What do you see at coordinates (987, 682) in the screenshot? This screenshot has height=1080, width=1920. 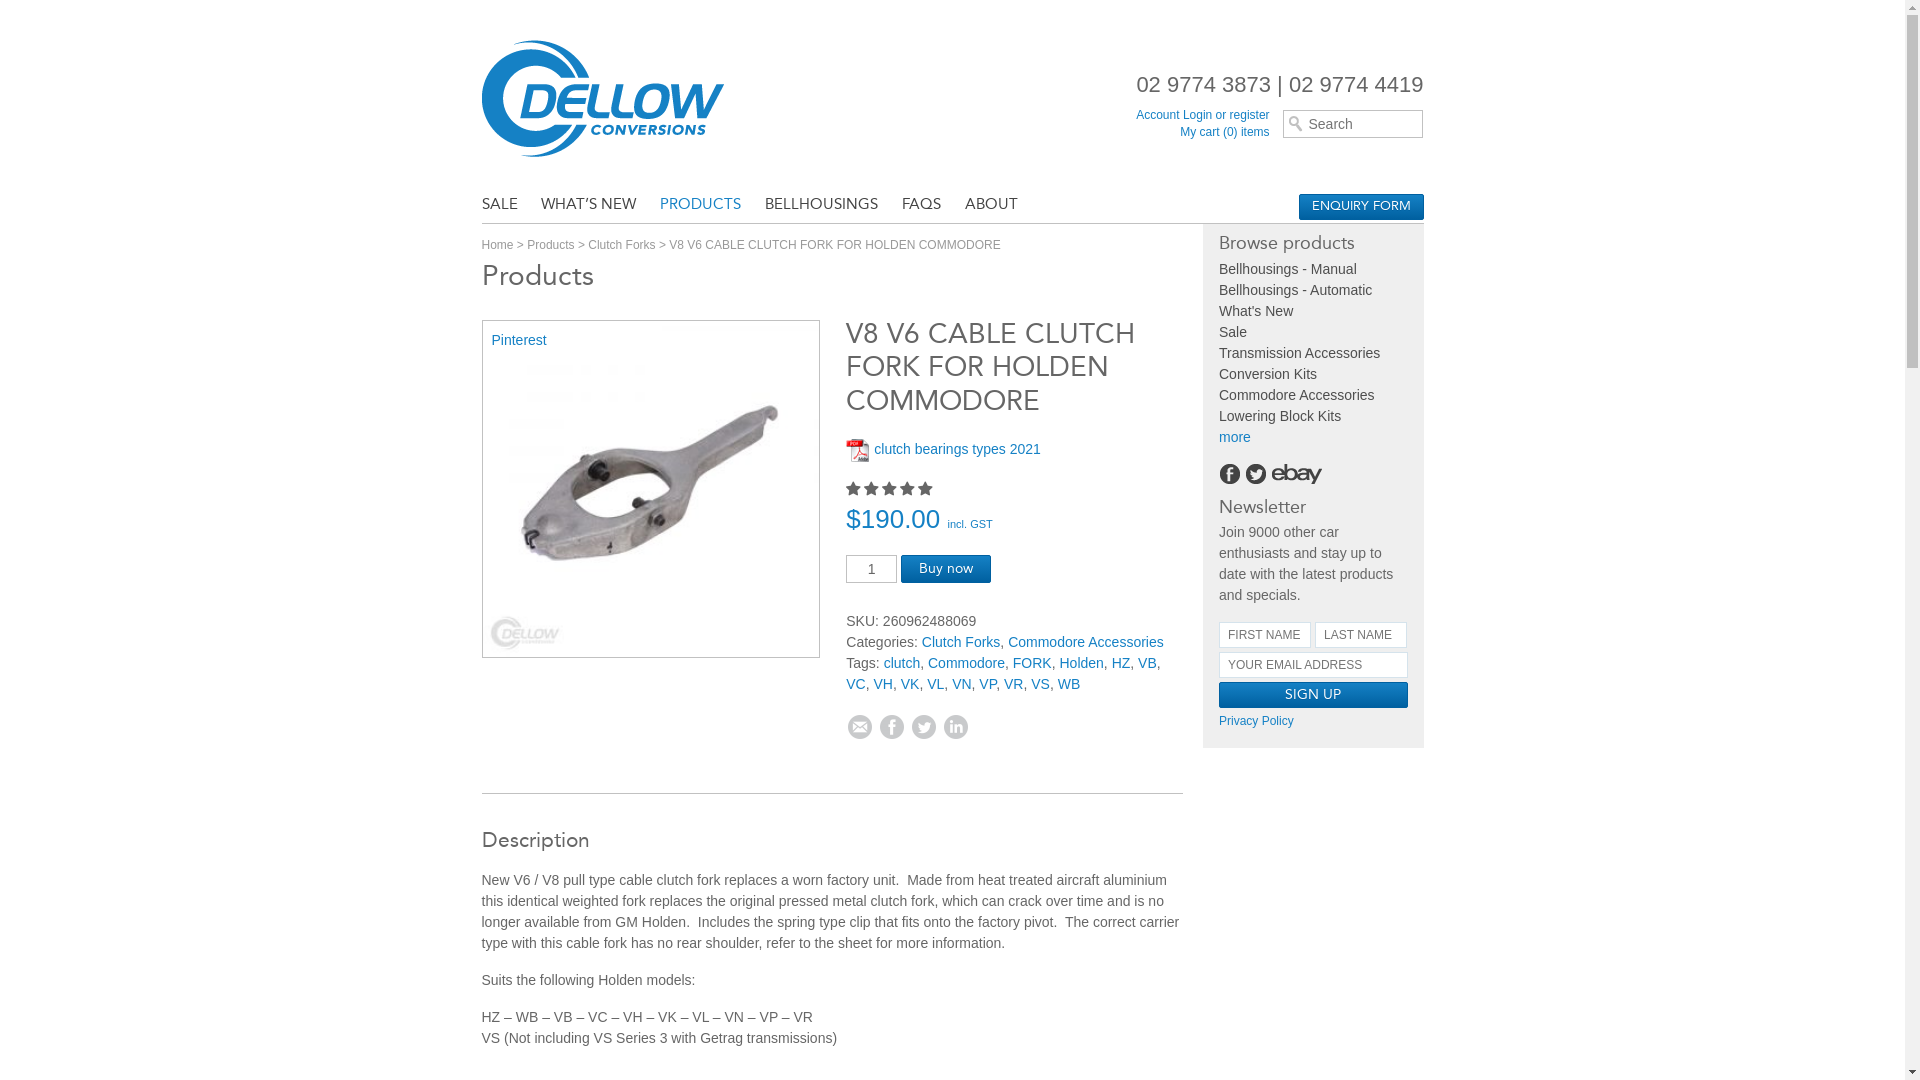 I see `'VP'` at bounding box center [987, 682].